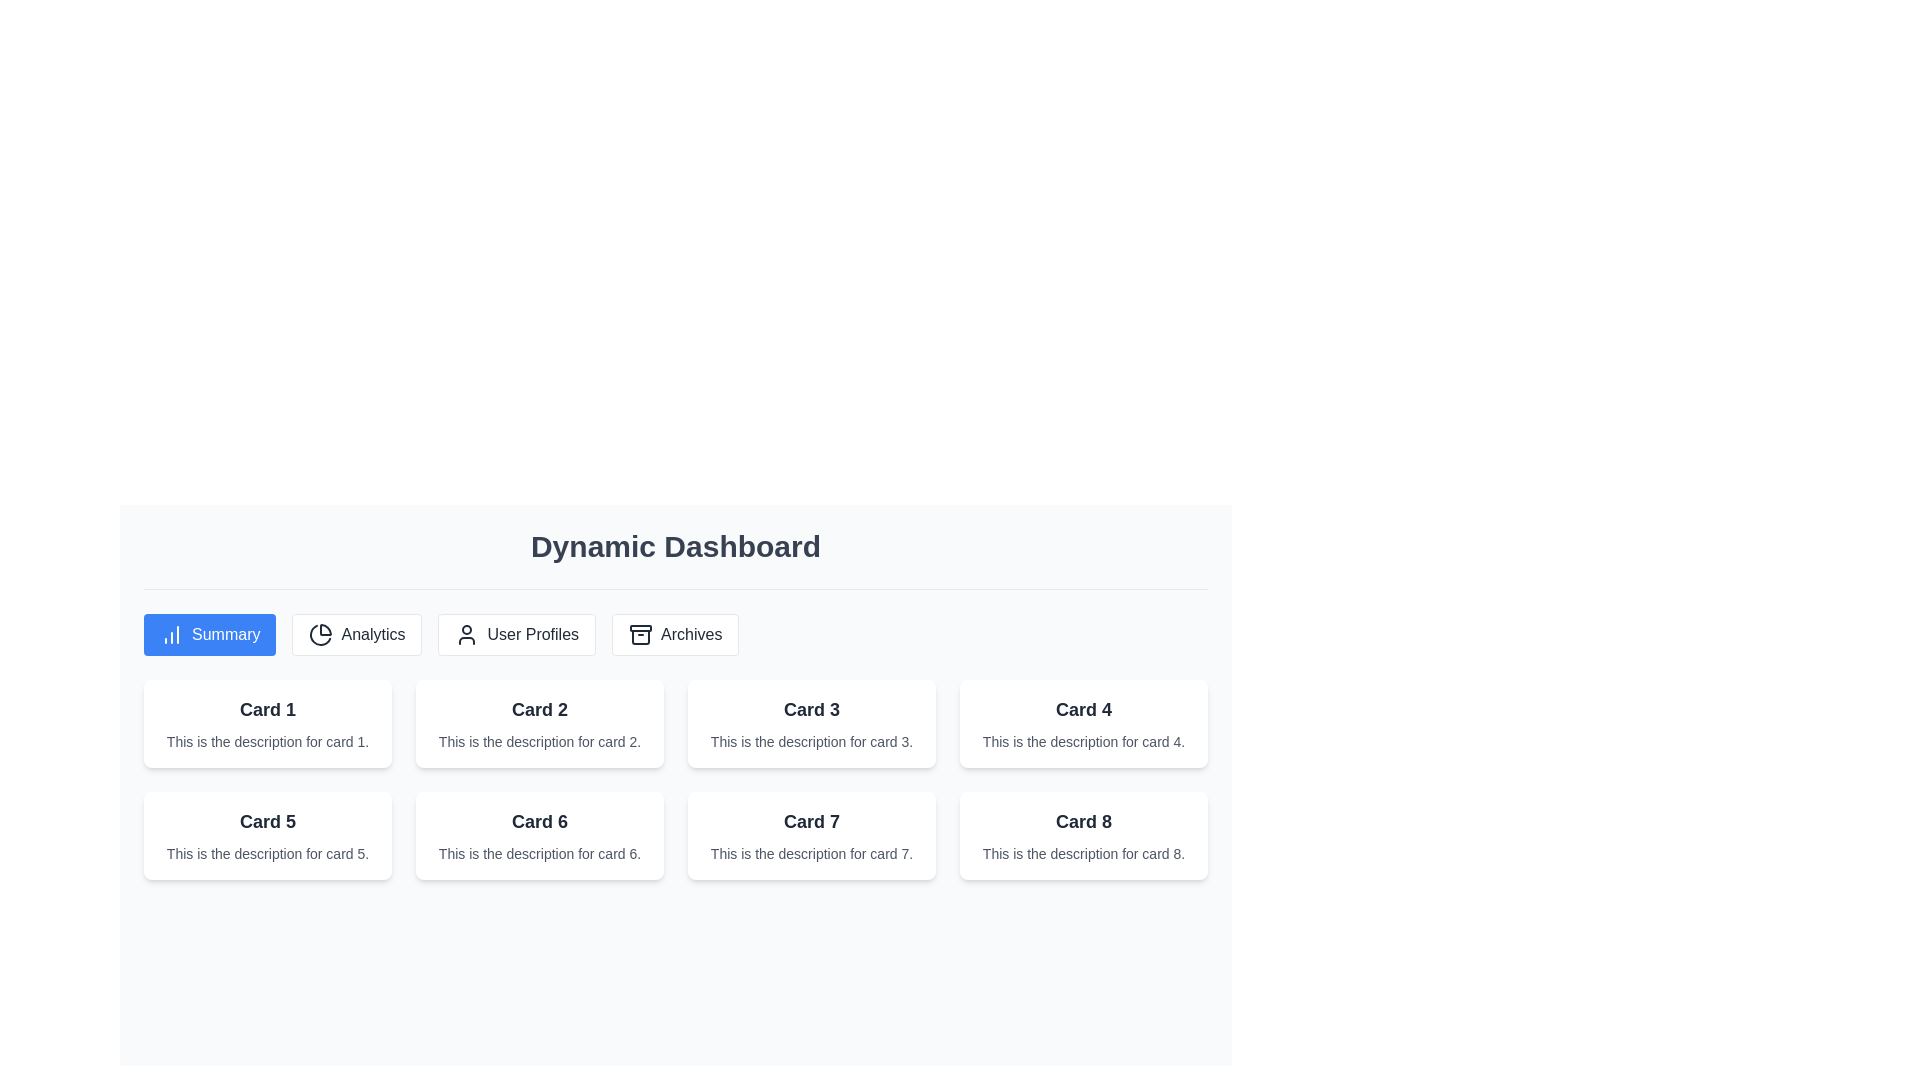 Image resolution: width=1920 pixels, height=1080 pixels. I want to click on the descriptive text providing additional information specific to 'Card 4', located centrally below the title in the fourth card of the grid layout, so click(1083, 741).